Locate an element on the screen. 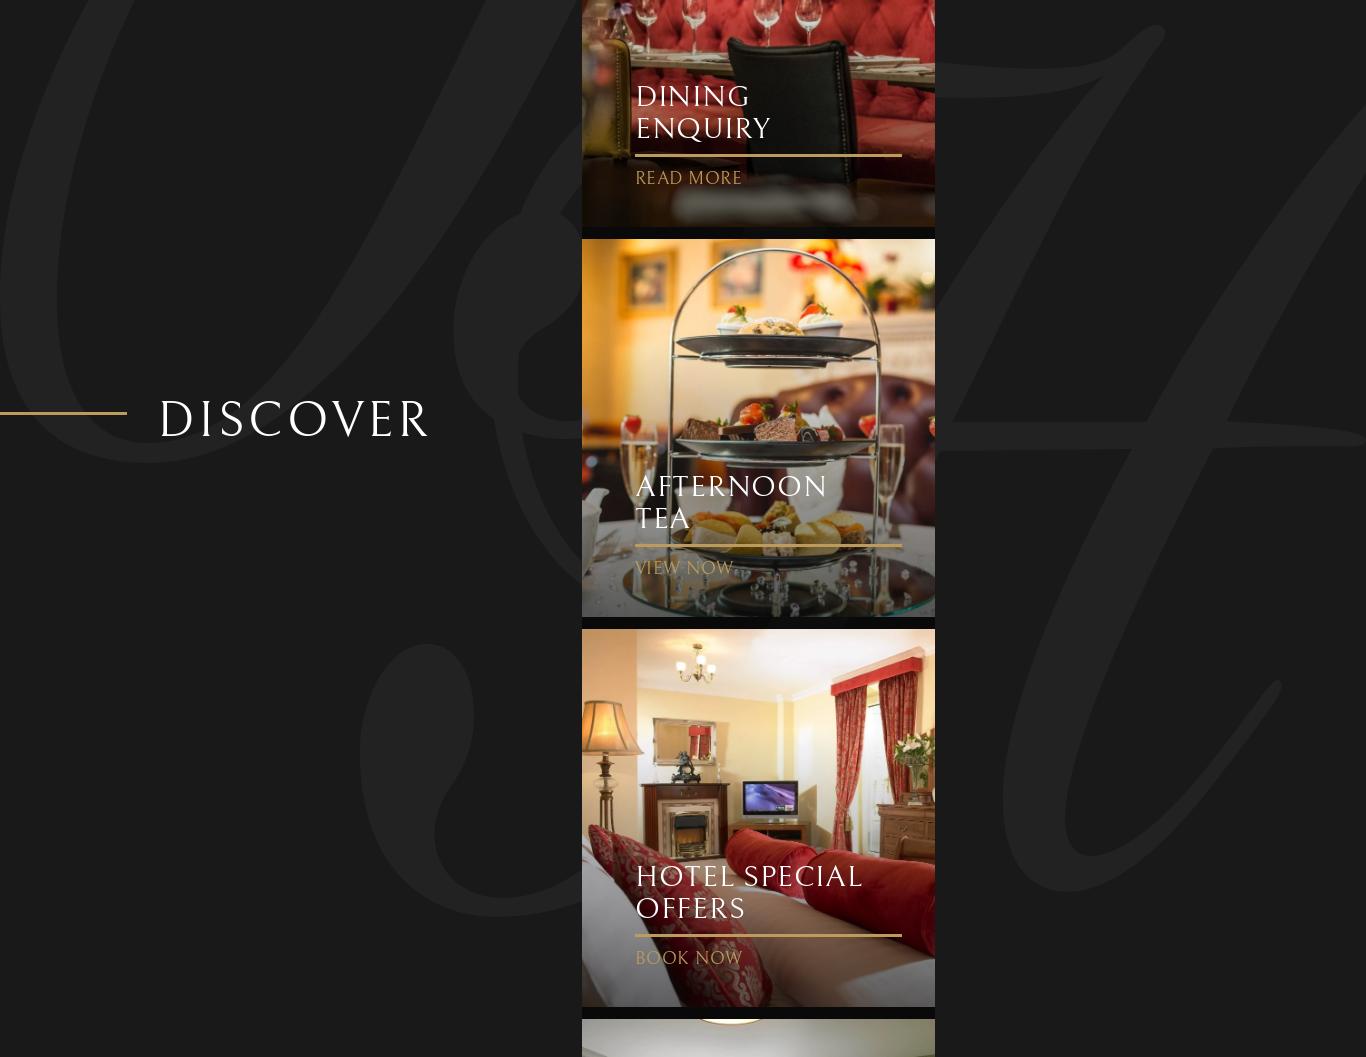  'Gift Vouchers' is located at coordinates (382, 433).